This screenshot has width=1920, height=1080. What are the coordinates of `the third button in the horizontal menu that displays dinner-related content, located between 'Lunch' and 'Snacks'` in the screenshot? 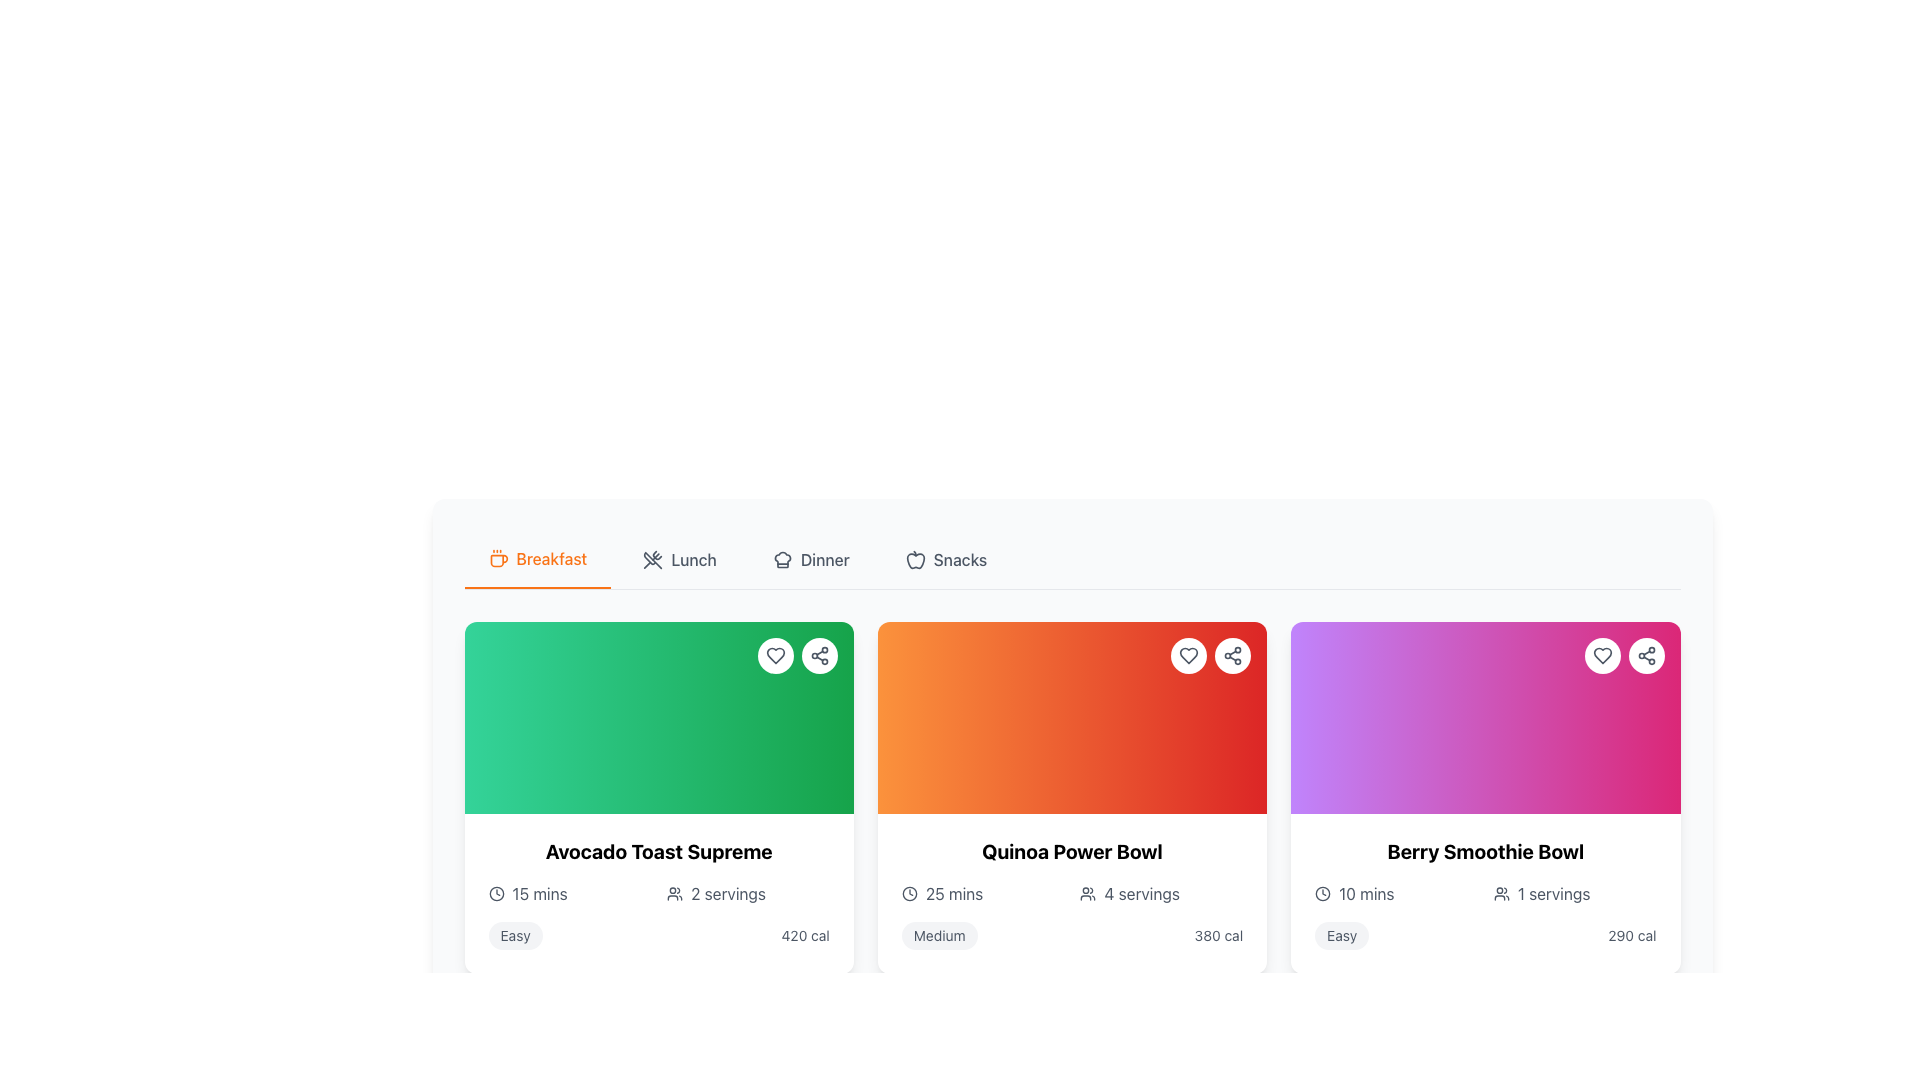 It's located at (811, 559).